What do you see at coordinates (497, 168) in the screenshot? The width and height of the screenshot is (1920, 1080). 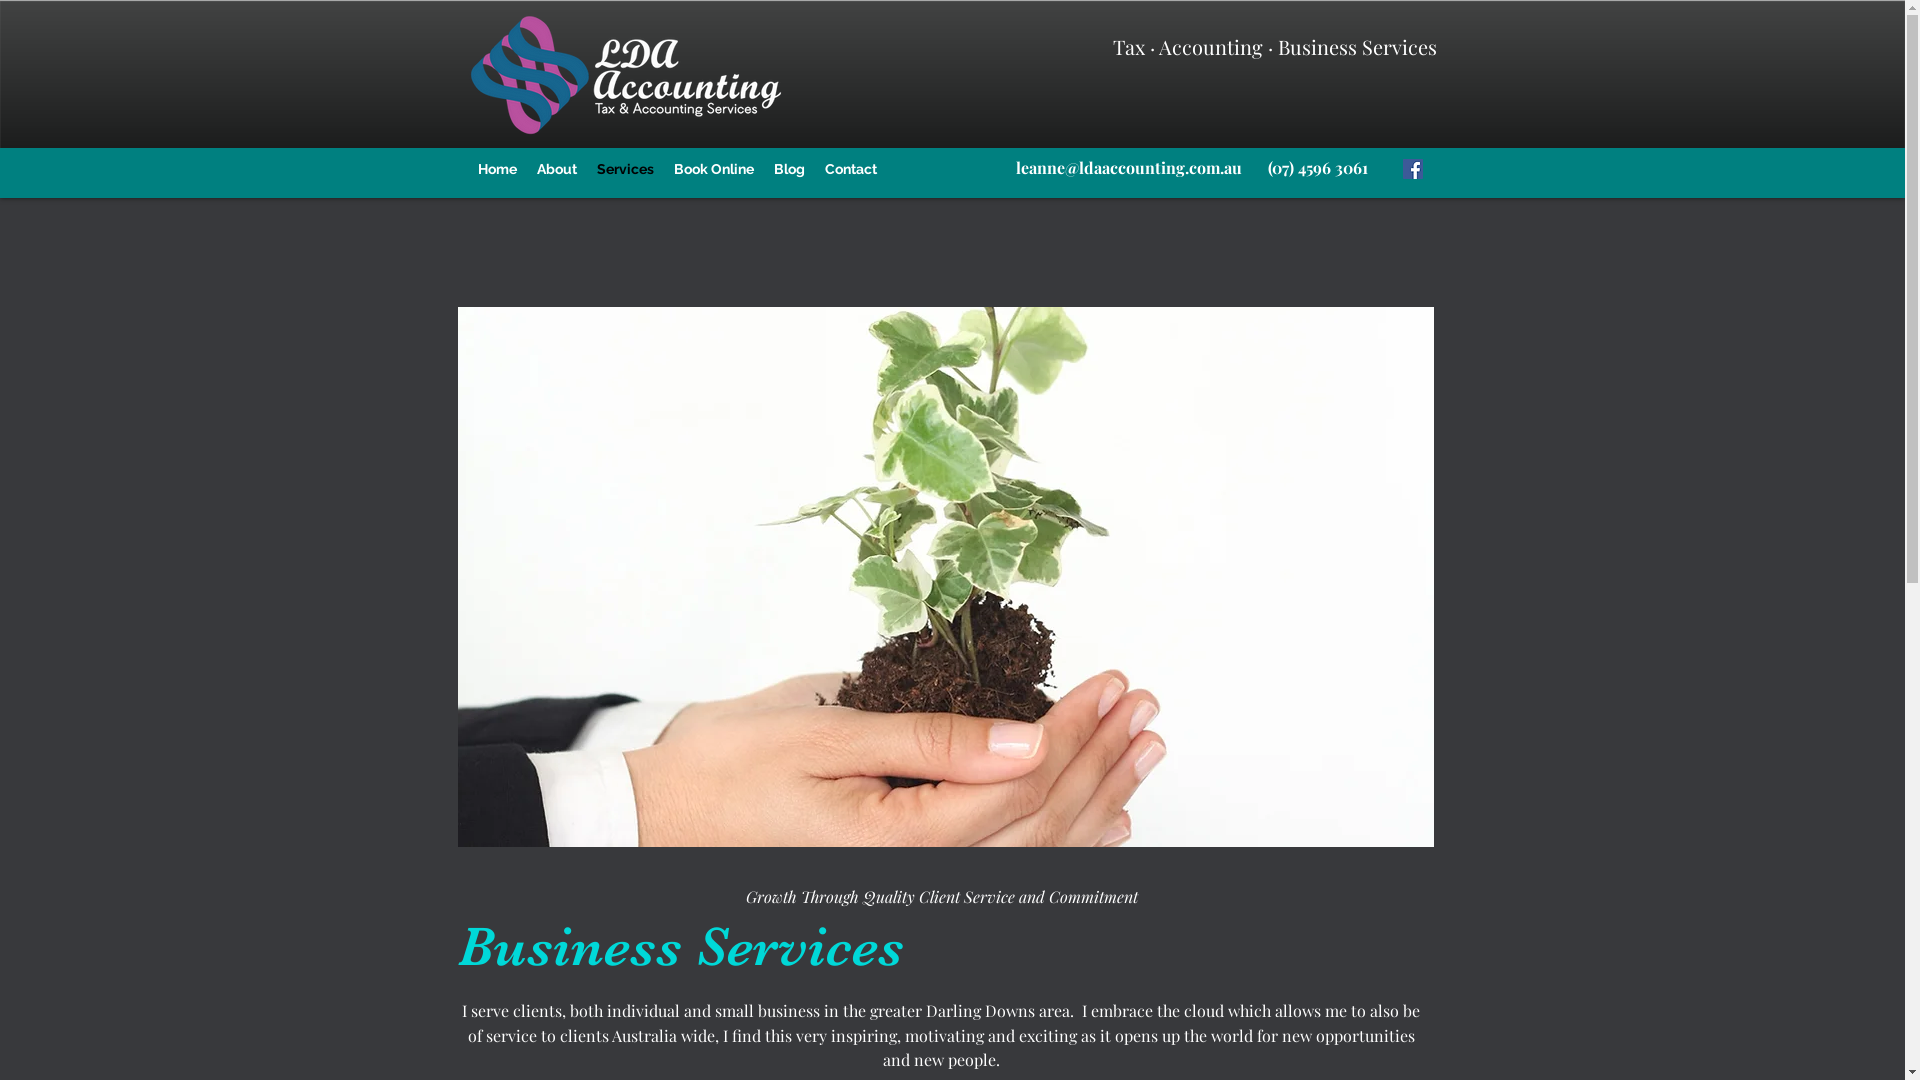 I see `'Home'` at bounding box center [497, 168].